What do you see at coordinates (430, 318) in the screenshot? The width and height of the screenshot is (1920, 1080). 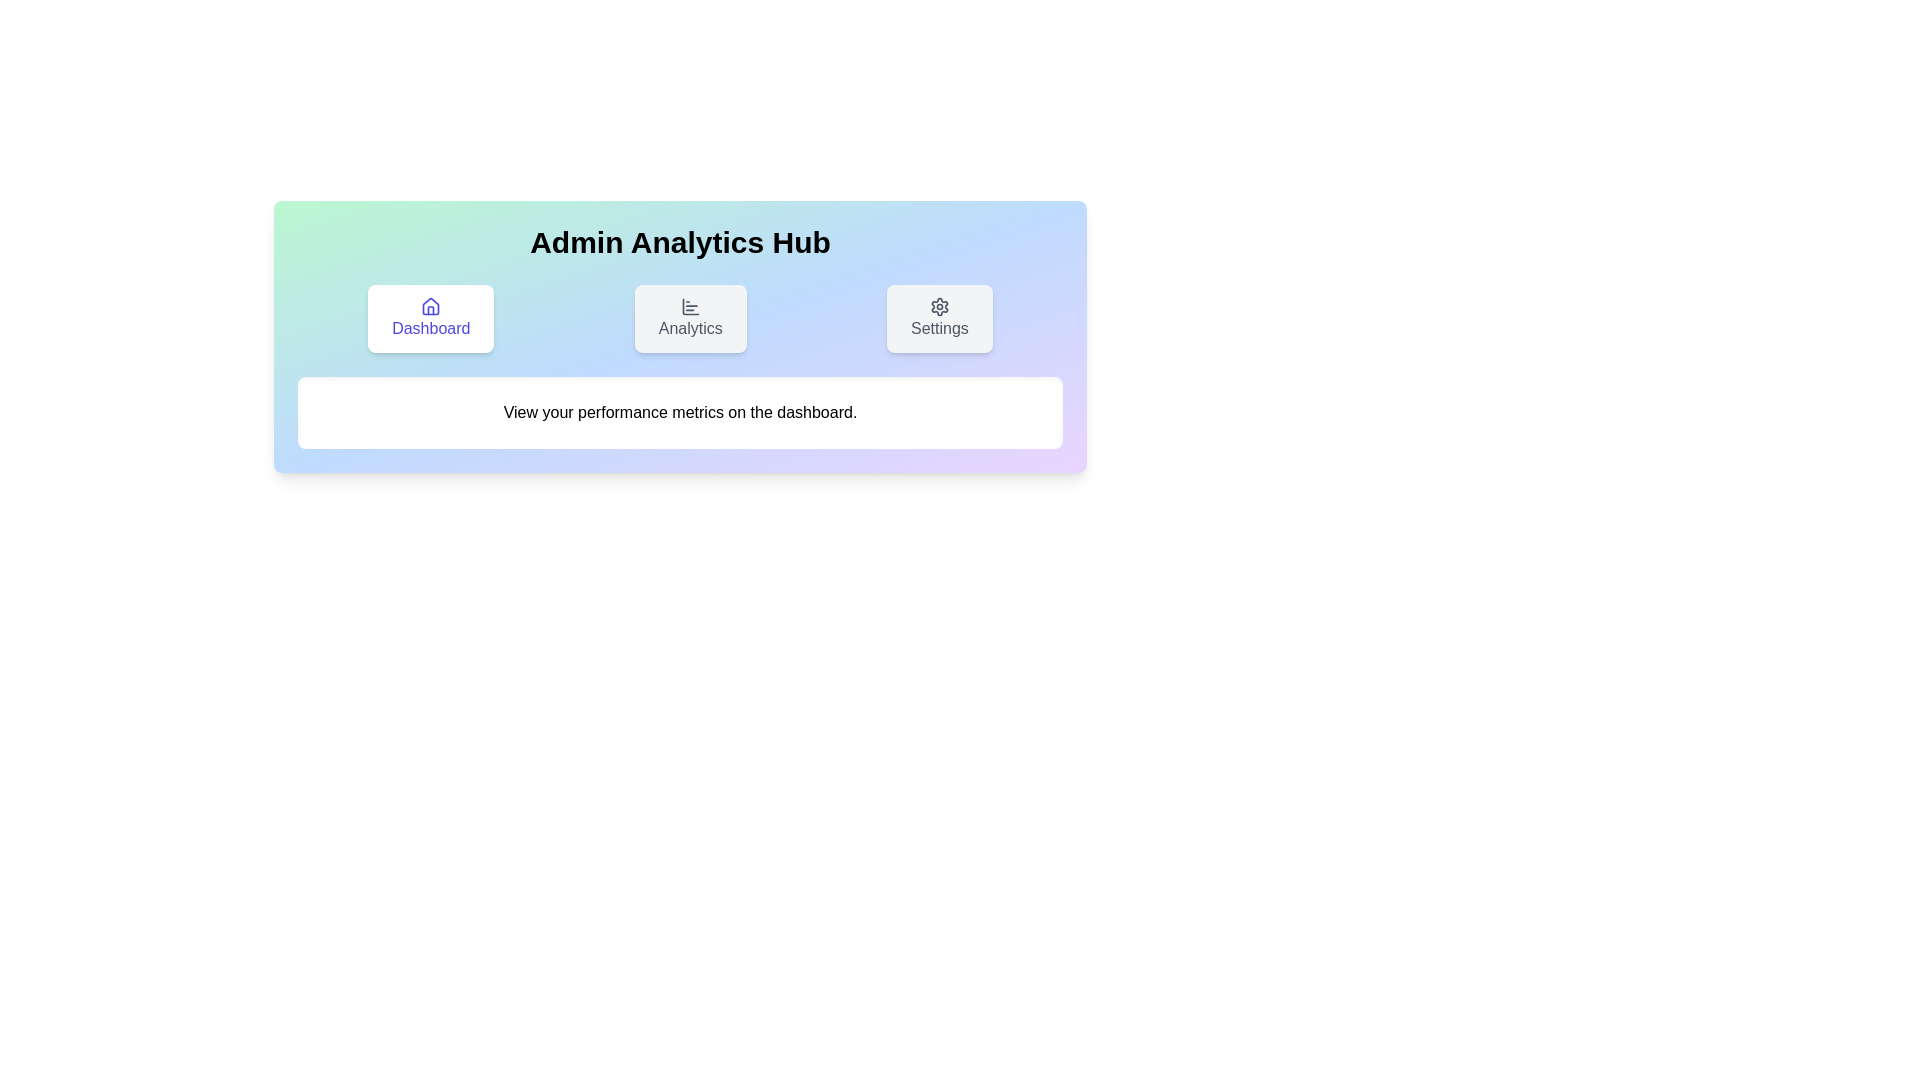 I see `the Dashboard tab by clicking on its button` at bounding box center [430, 318].